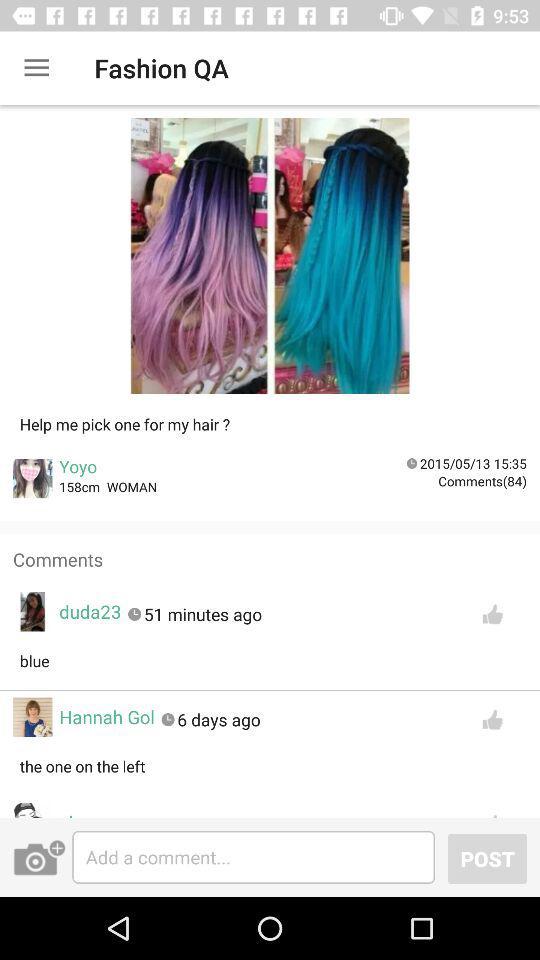 The height and width of the screenshot is (960, 540). Describe the element at coordinates (411, 463) in the screenshot. I see `the timer symbol` at that location.